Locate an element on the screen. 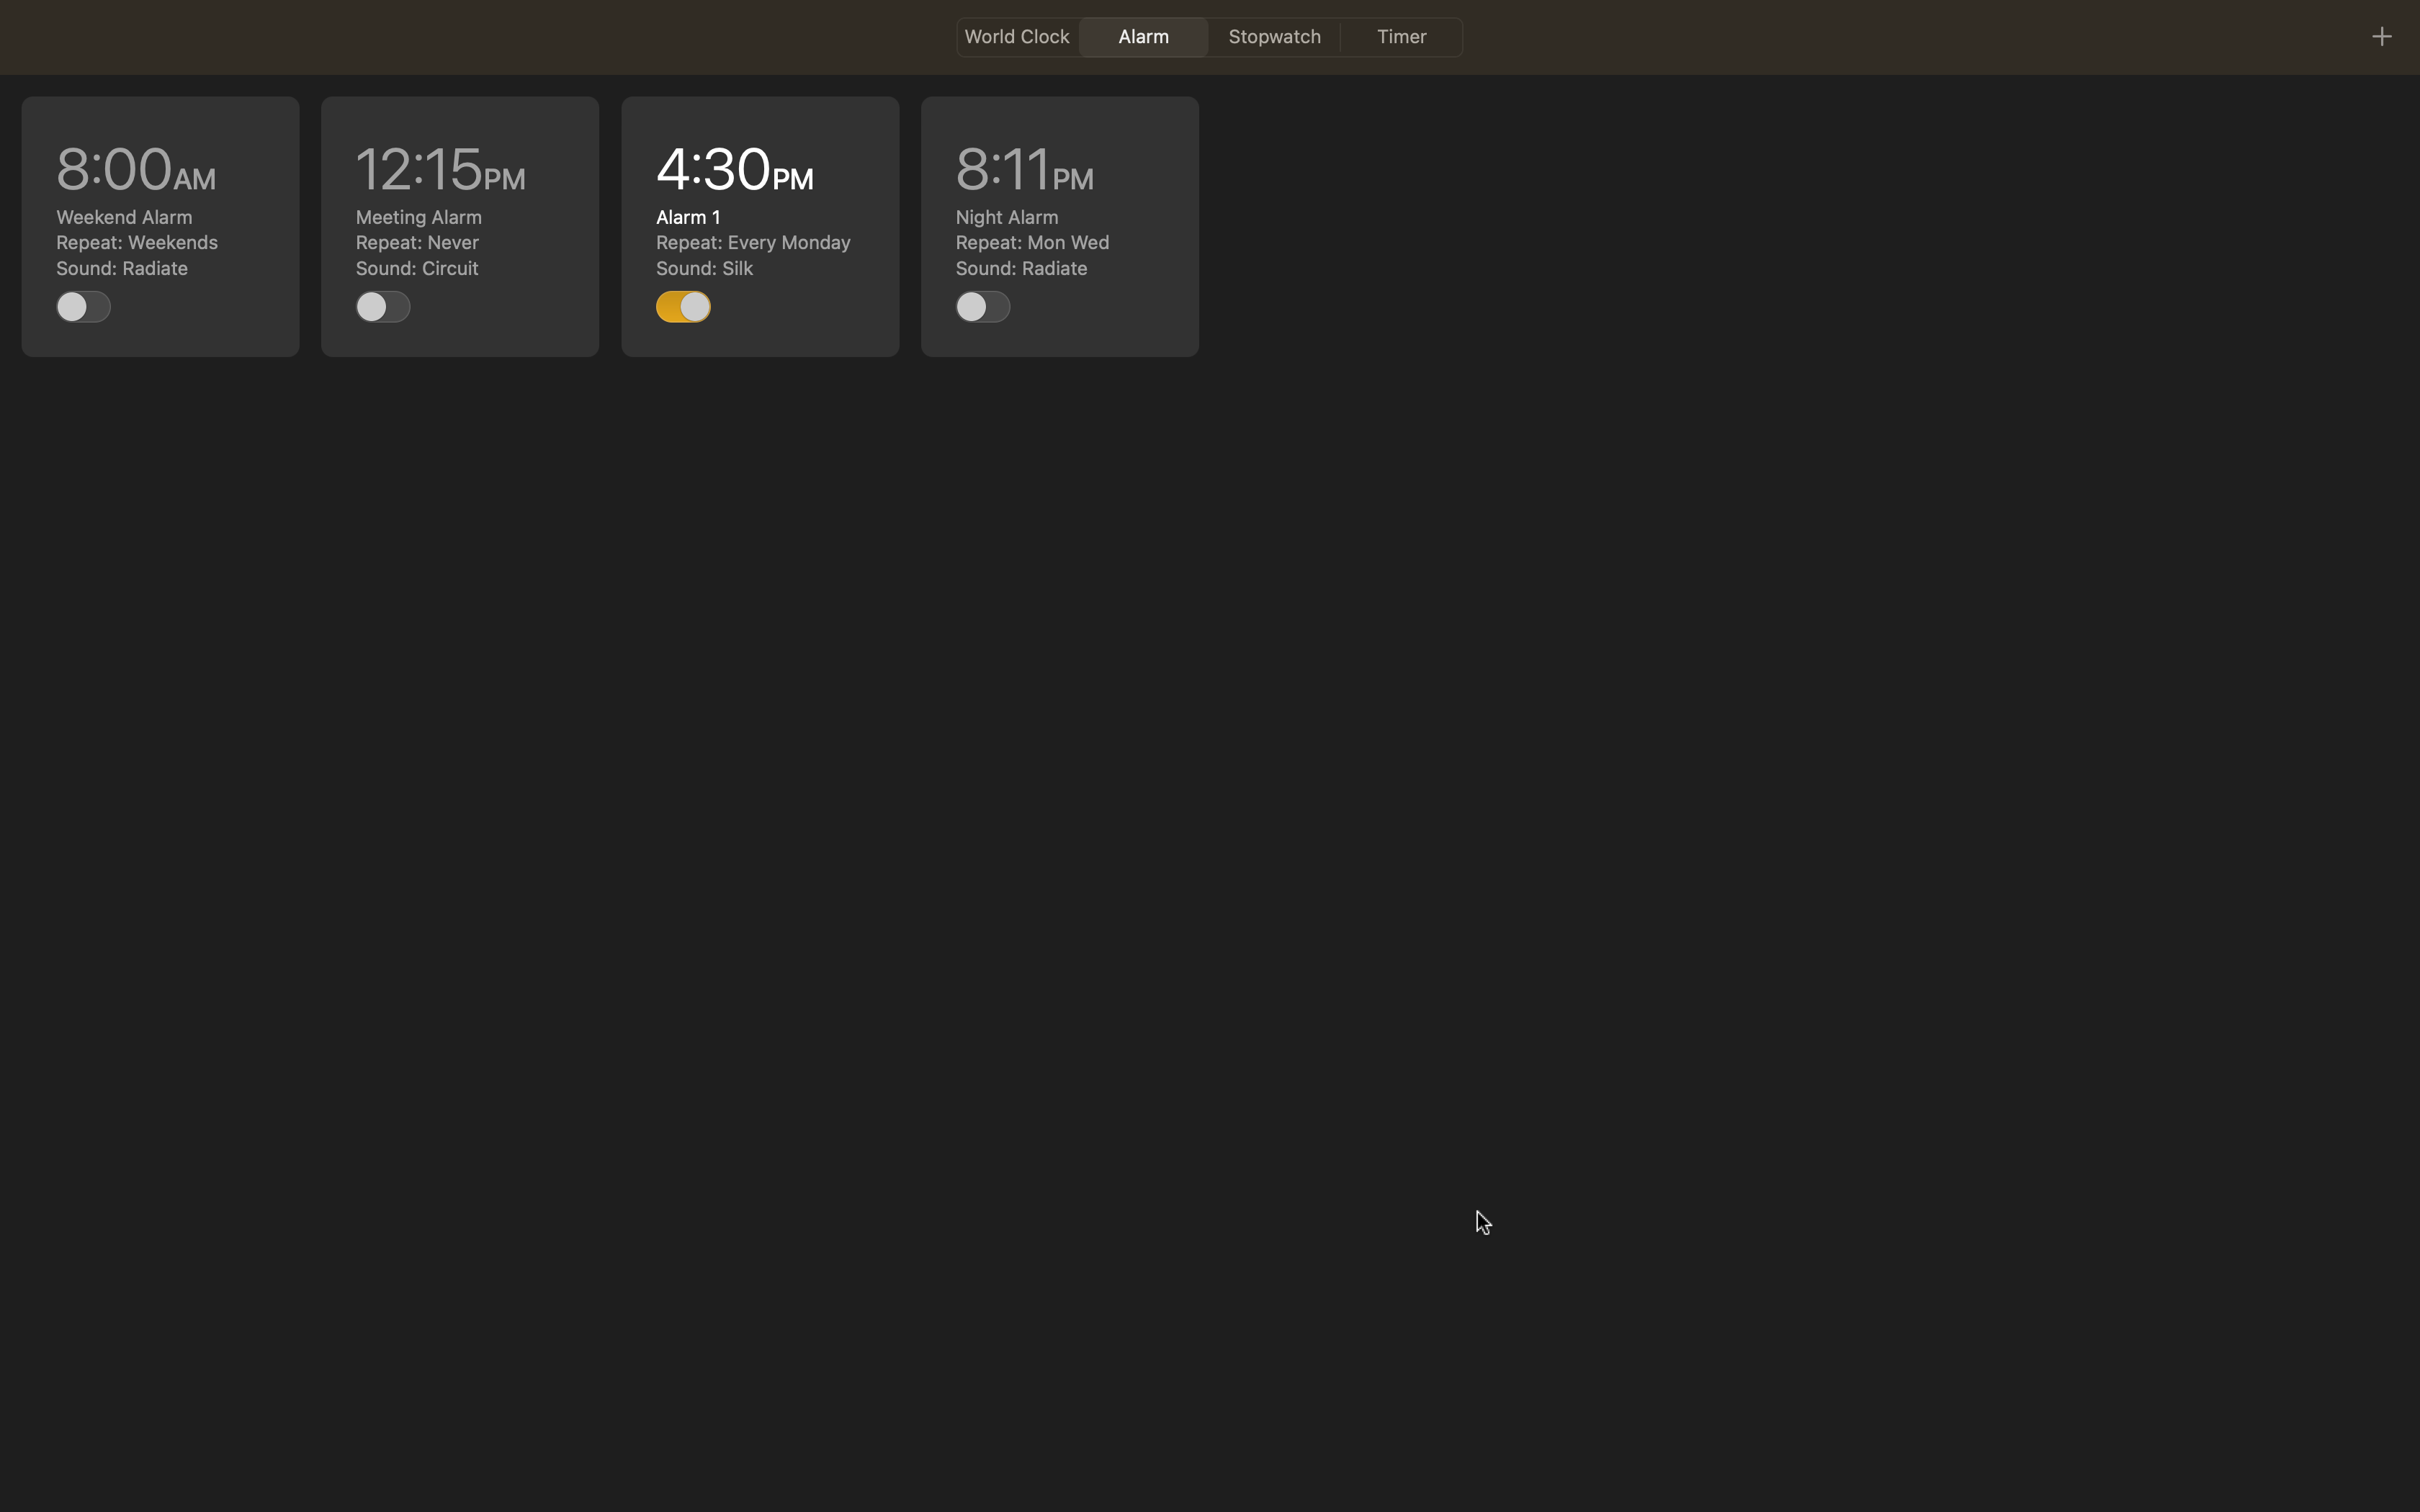  a new reminder by selecting the plus icon is located at coordinates (2380, 35).